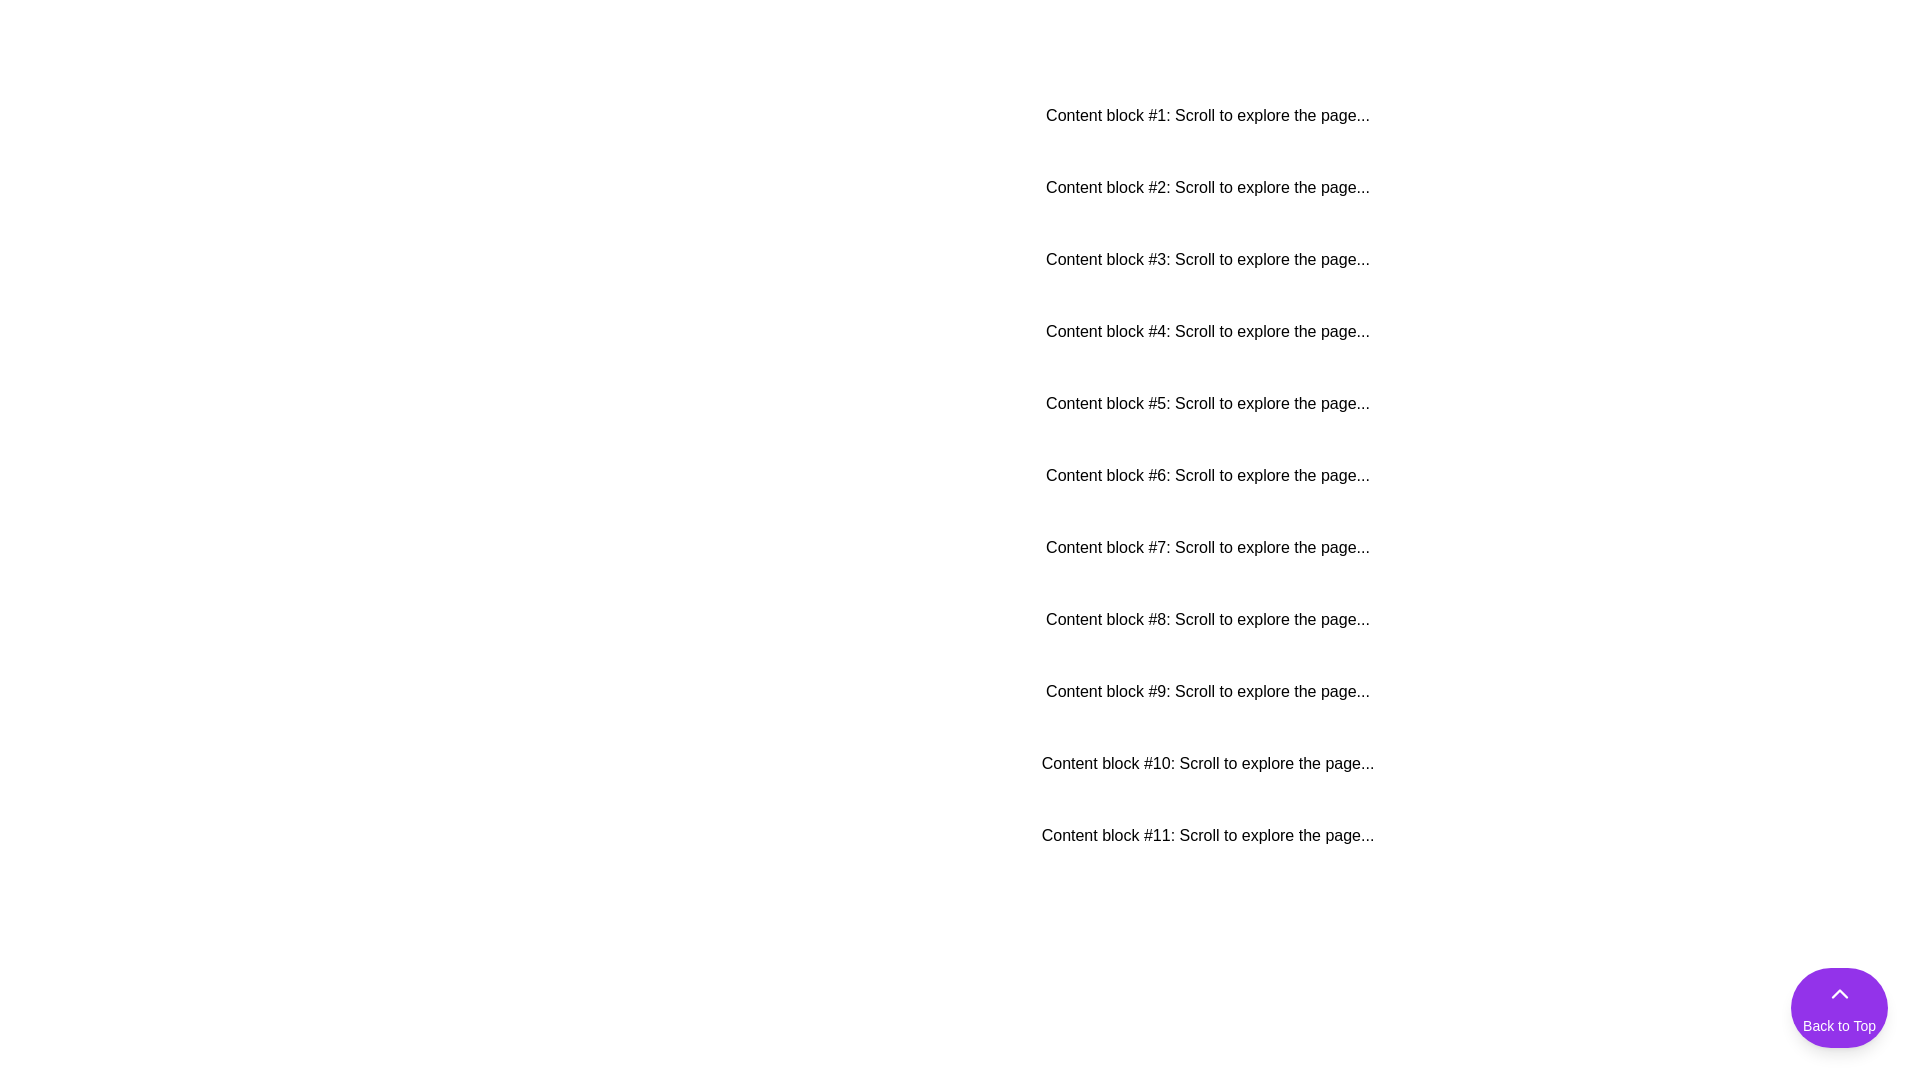 This screenshot has height=1080, width=1920. I want to click on the 'Back to Top' button, which is a purple circular button with a white upward-pointing chevron icon and white text, located in the bottom-right corner of the interface, to scroll to the top of the page, so click(1839, 1007).